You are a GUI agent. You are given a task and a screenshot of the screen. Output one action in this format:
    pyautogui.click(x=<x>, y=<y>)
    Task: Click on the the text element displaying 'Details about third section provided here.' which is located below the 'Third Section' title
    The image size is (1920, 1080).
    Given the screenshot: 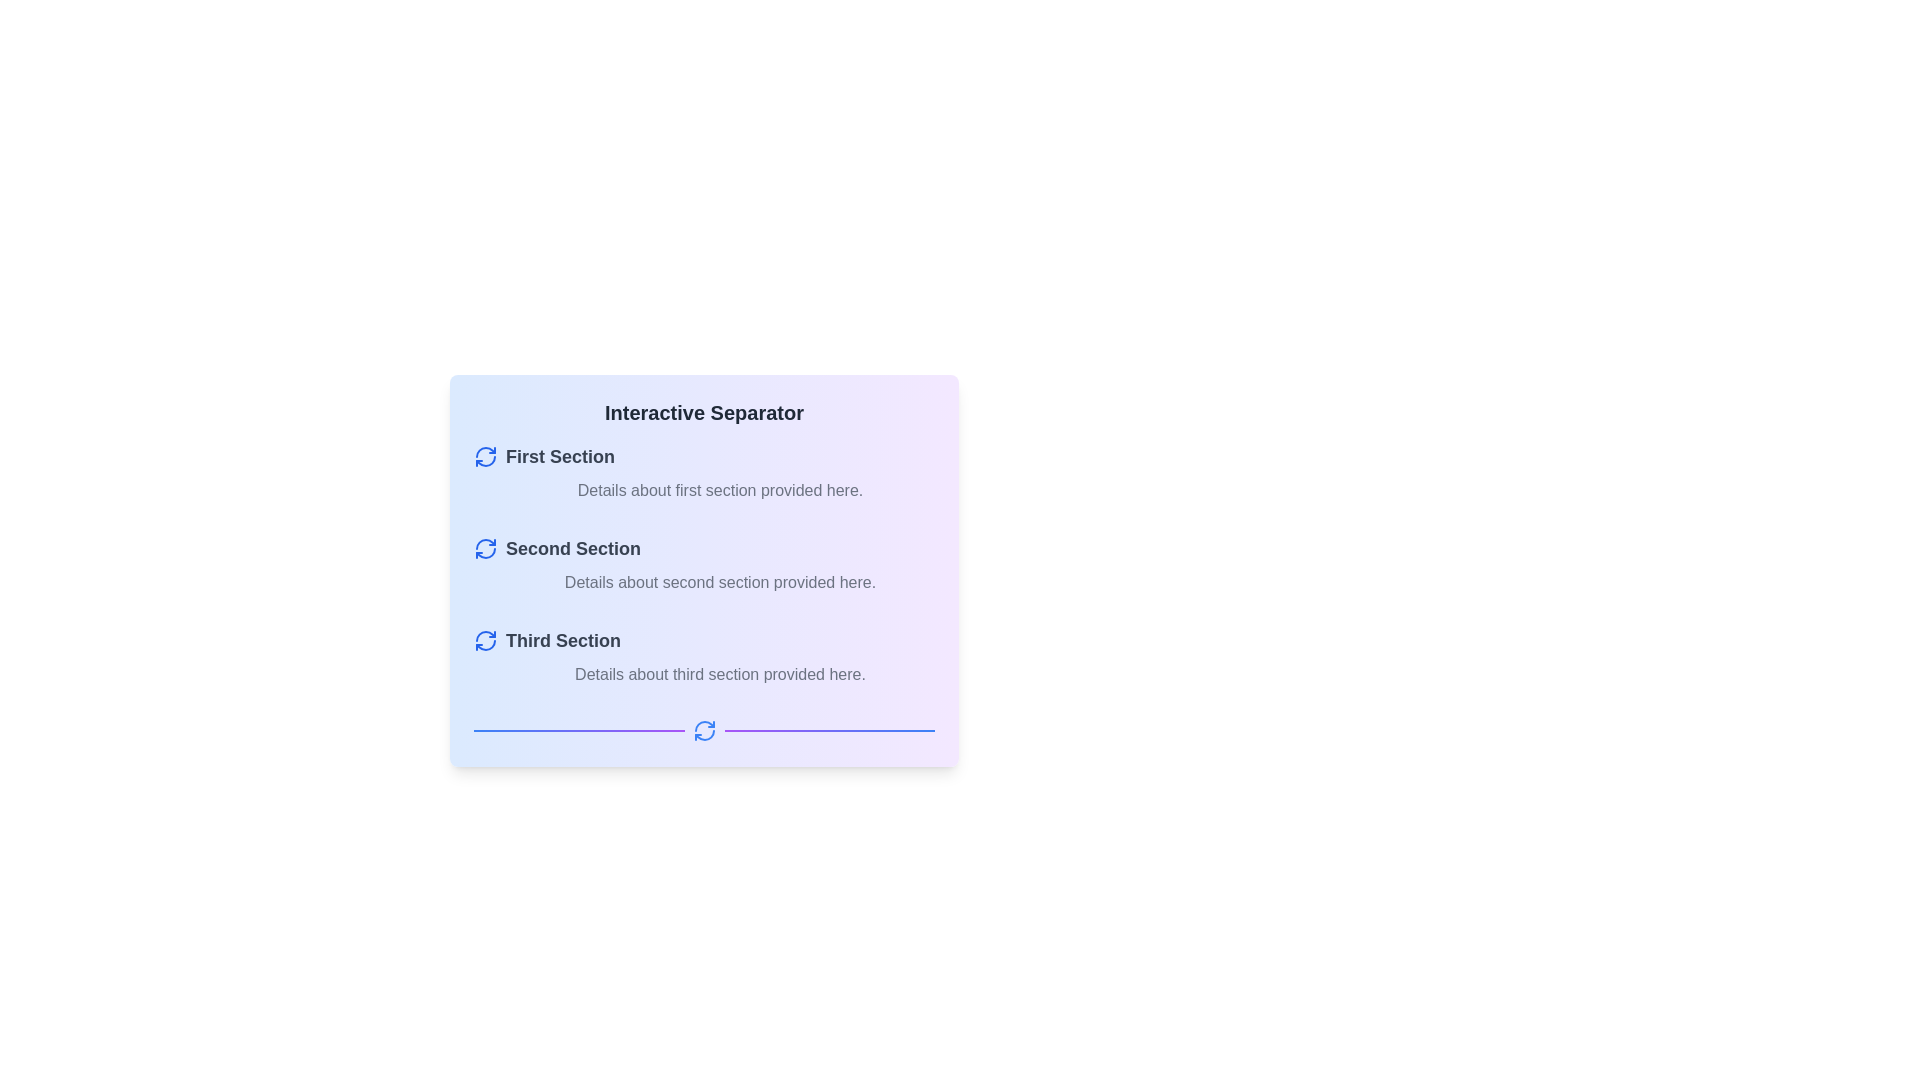 What is the action you would take?
    pyautogui.click(x=704, y=675)
    